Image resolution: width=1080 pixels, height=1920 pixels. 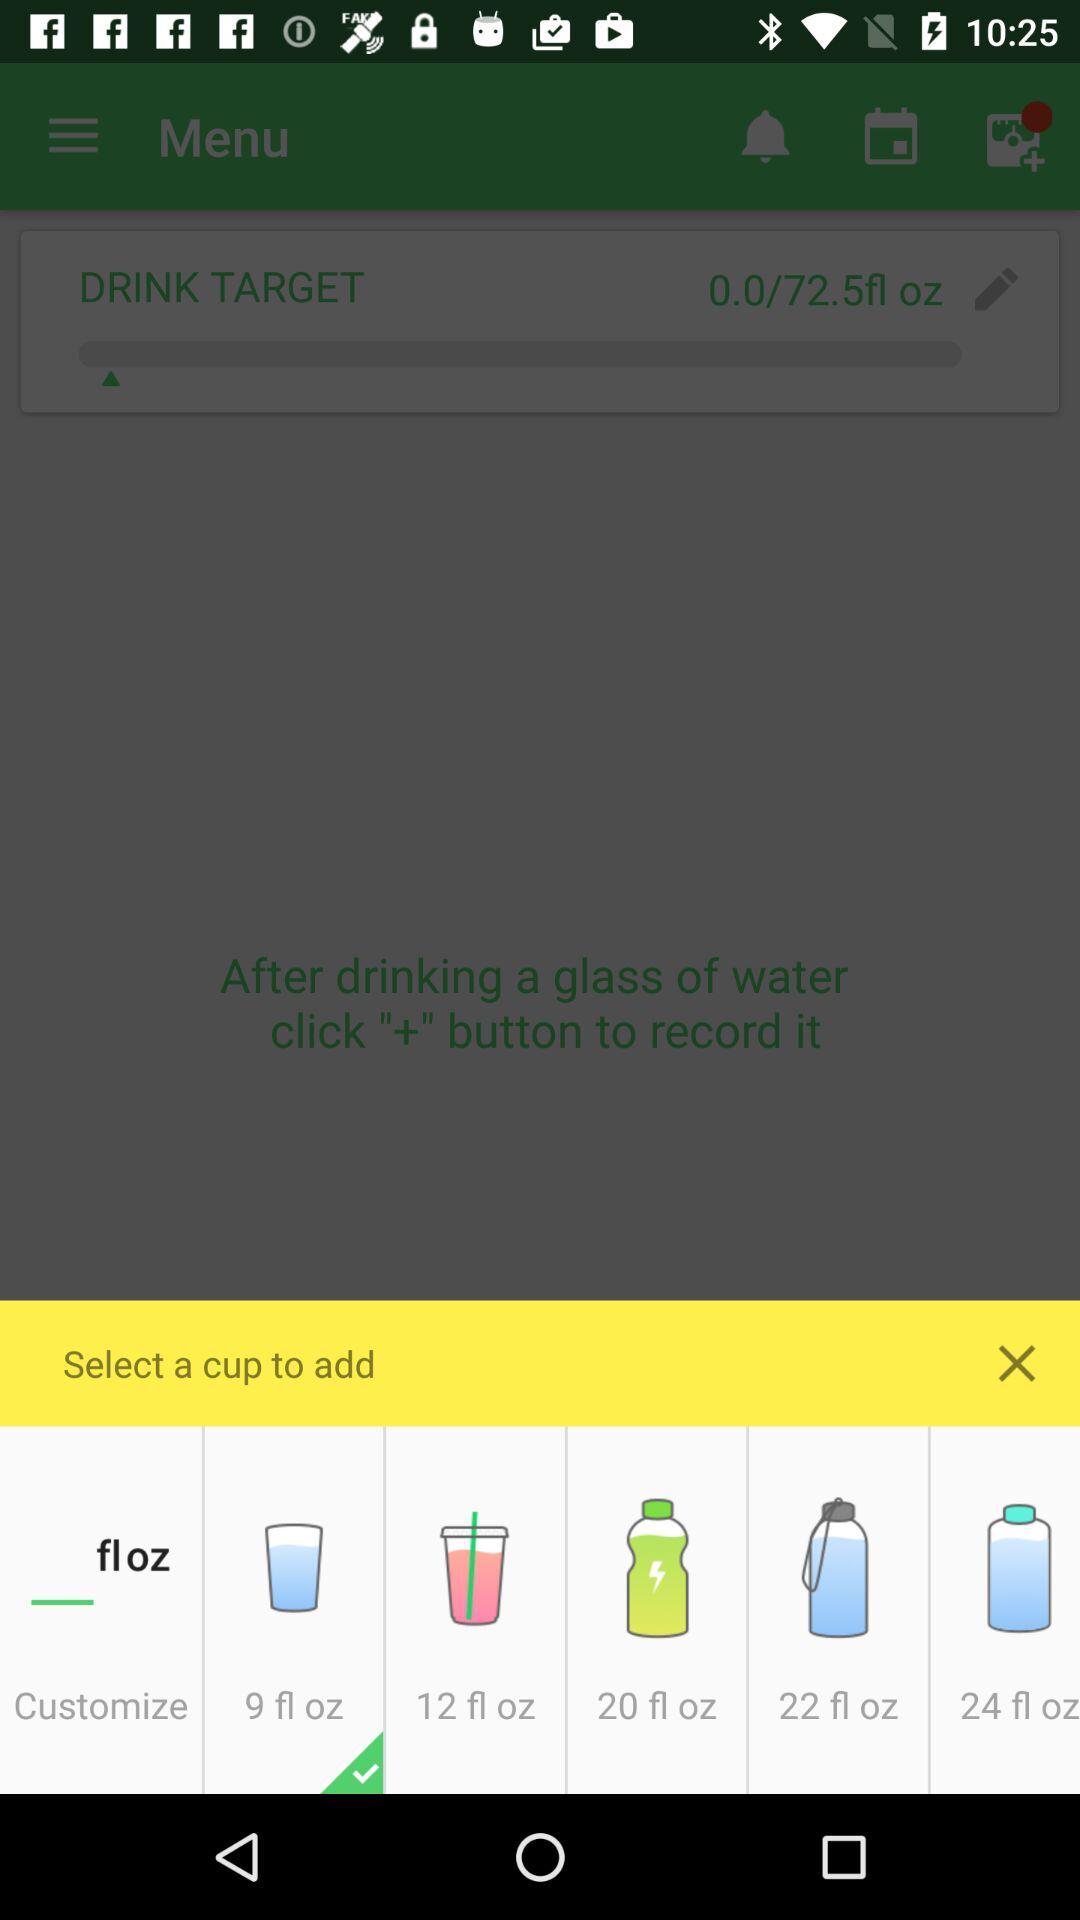 I want to click on the item to the right of the select a cup item, so click(x=1017, y=1362).